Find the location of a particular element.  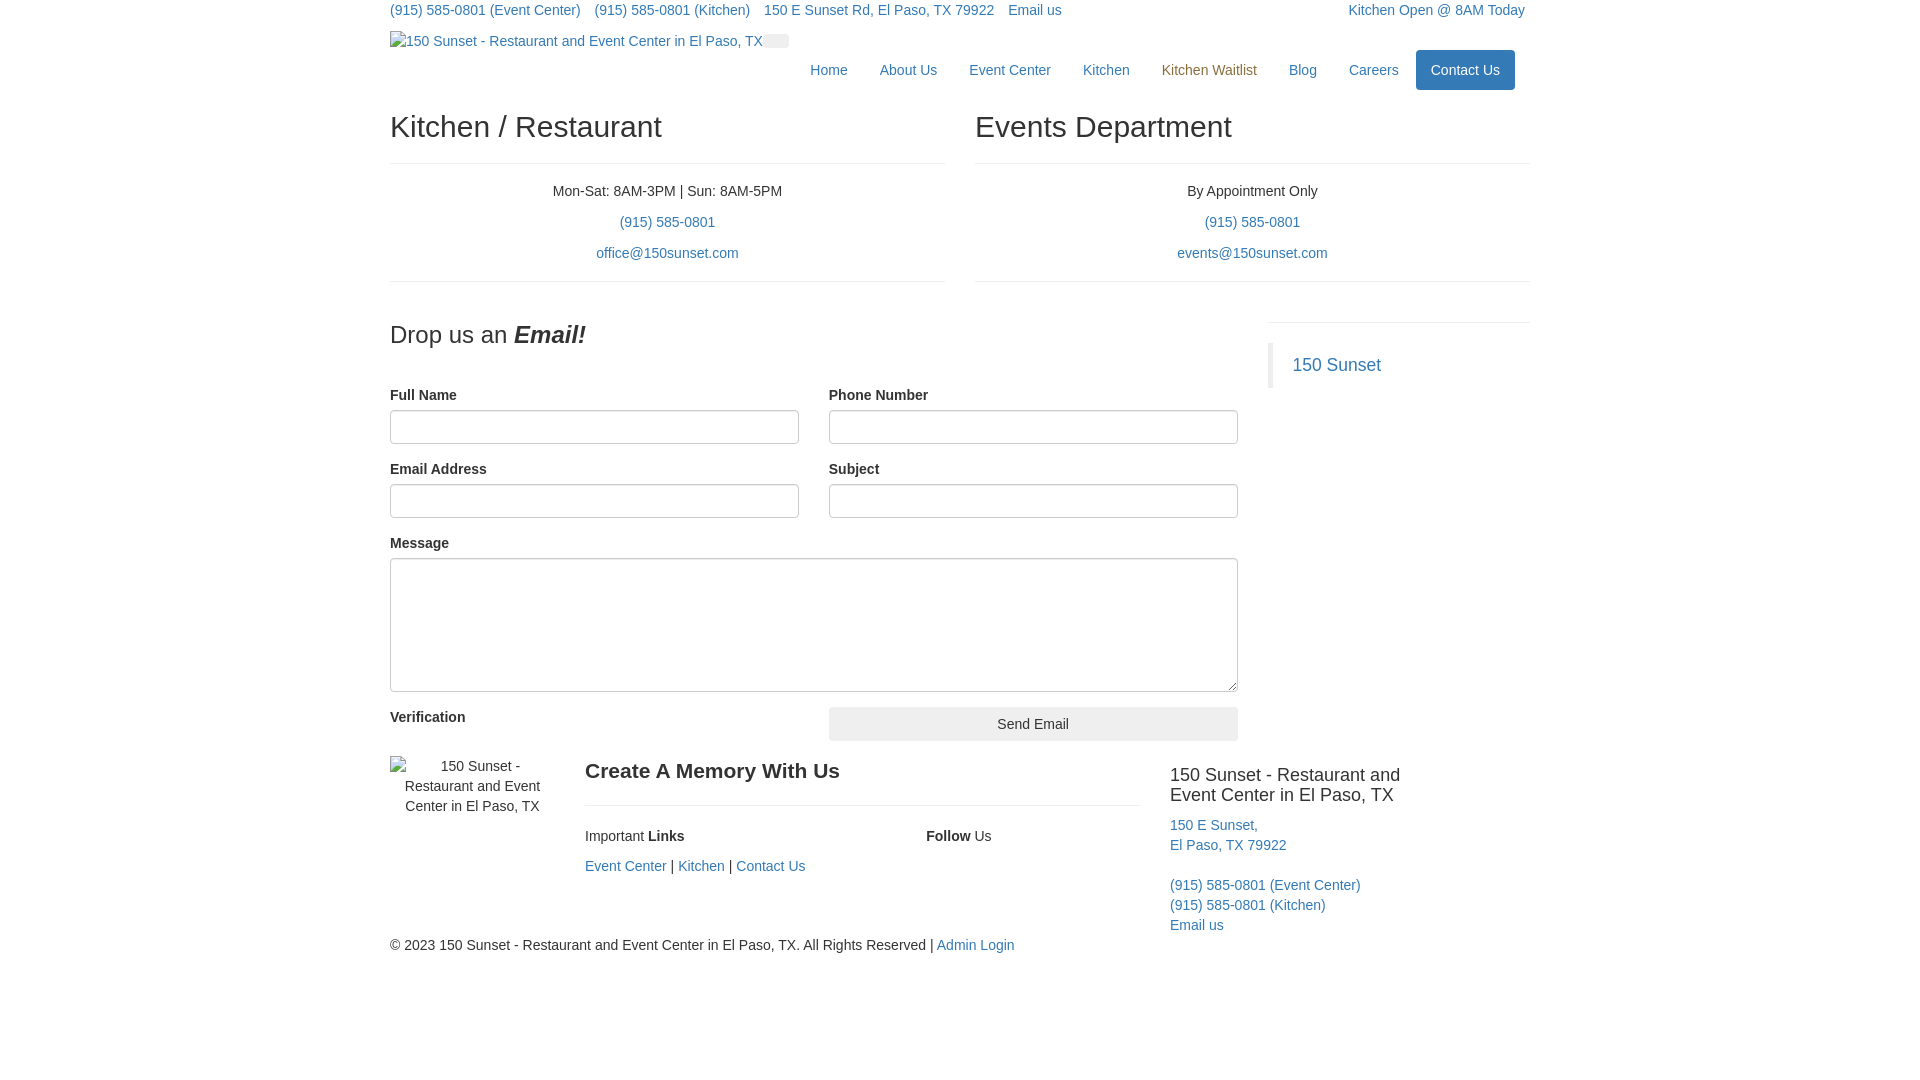

'About Us' is located at coordinates (907, 68).